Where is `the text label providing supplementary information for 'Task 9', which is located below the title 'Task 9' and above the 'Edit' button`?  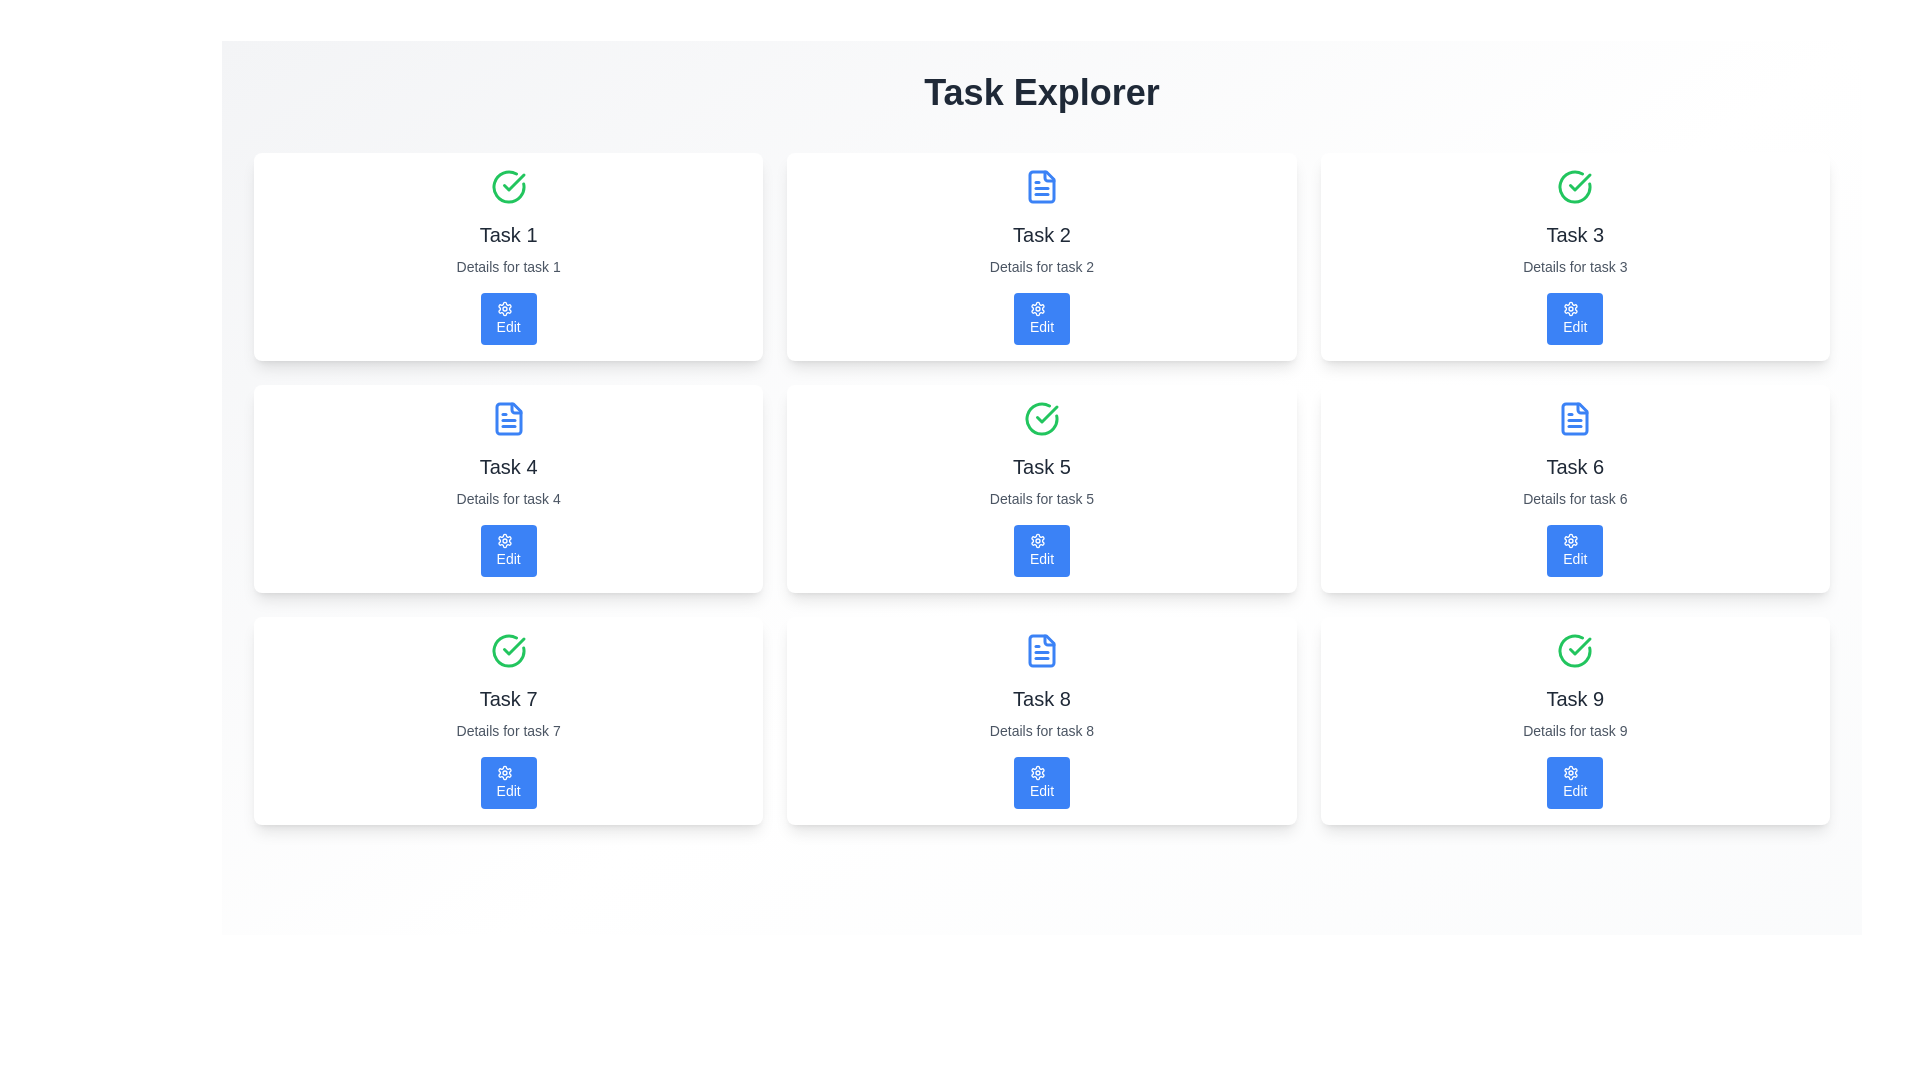
the text label providing supplementary information for 'Task 9', which is located below the title 'Task 9' and above the 'Edit' button is located at coordinates (1574, 731).